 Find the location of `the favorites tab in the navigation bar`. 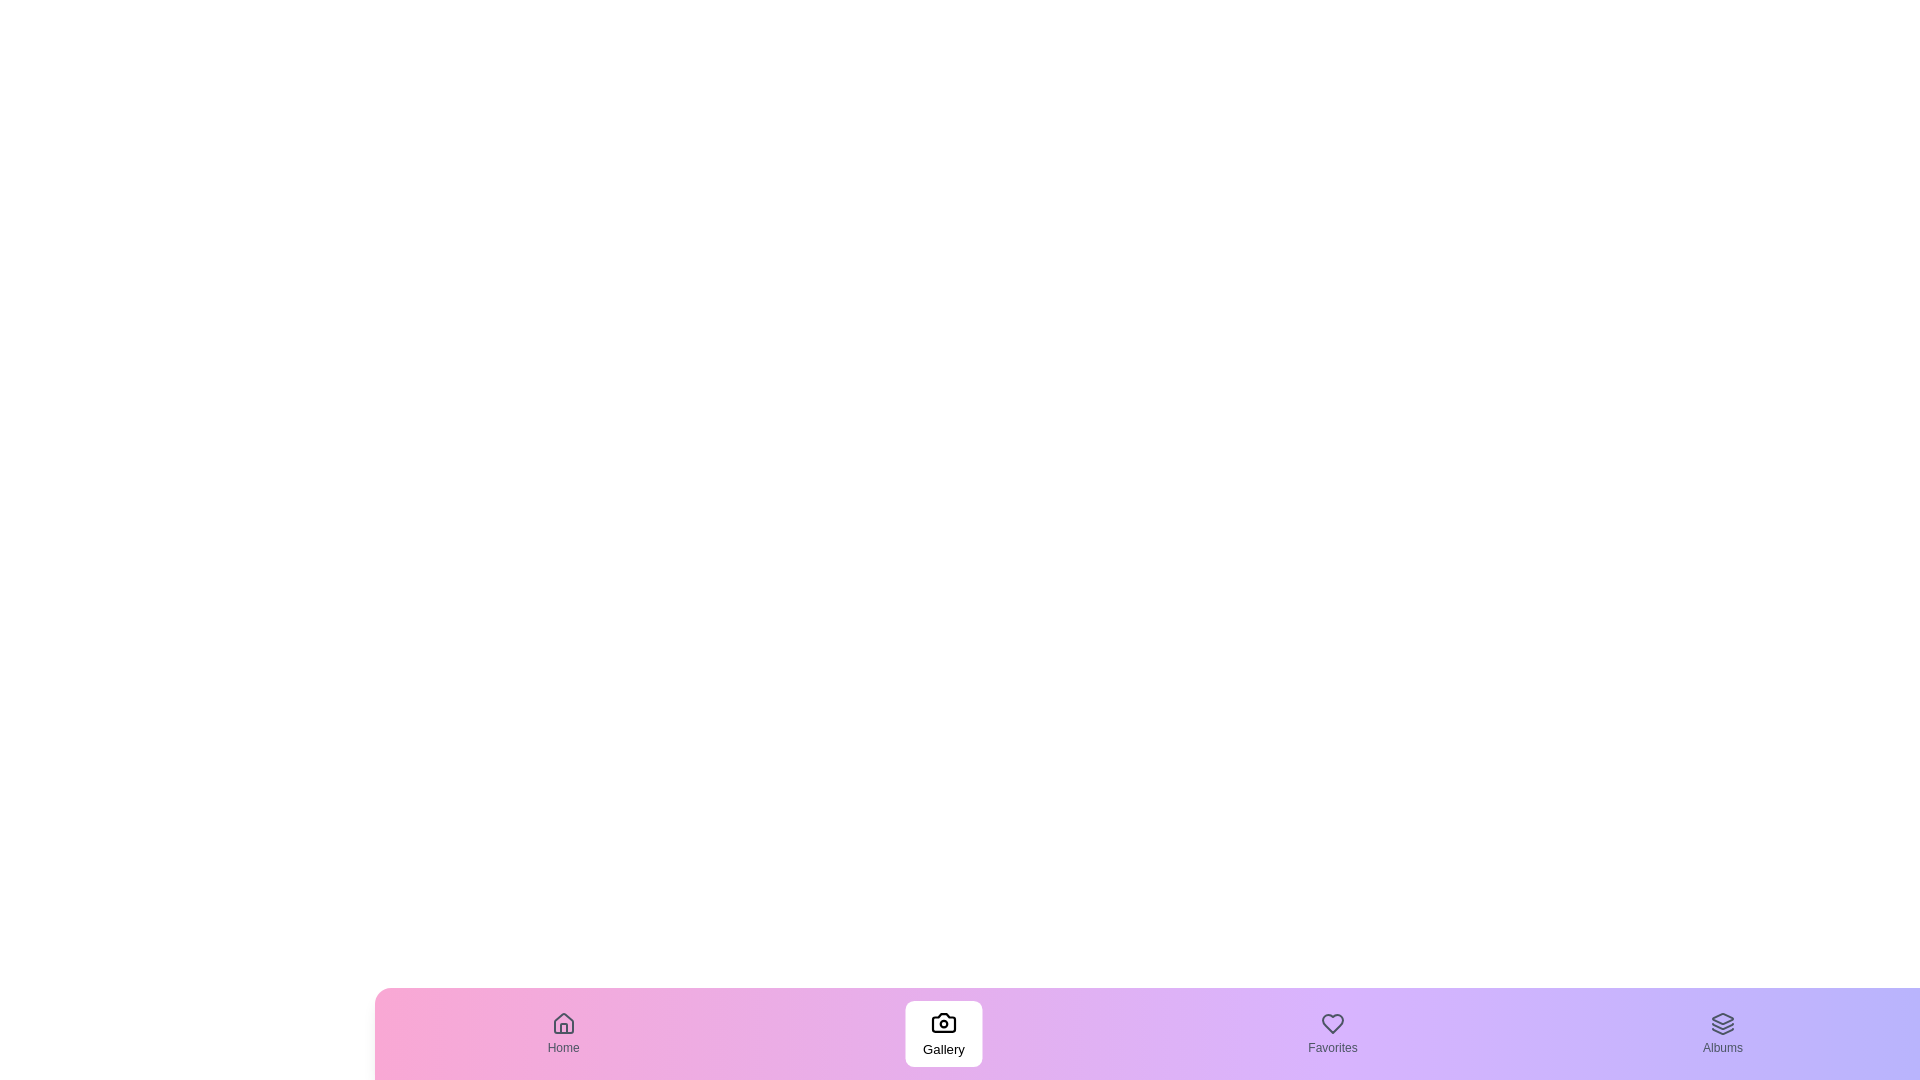

the favorites tab in the navigation bar is located at coordinates (1333, 1033).